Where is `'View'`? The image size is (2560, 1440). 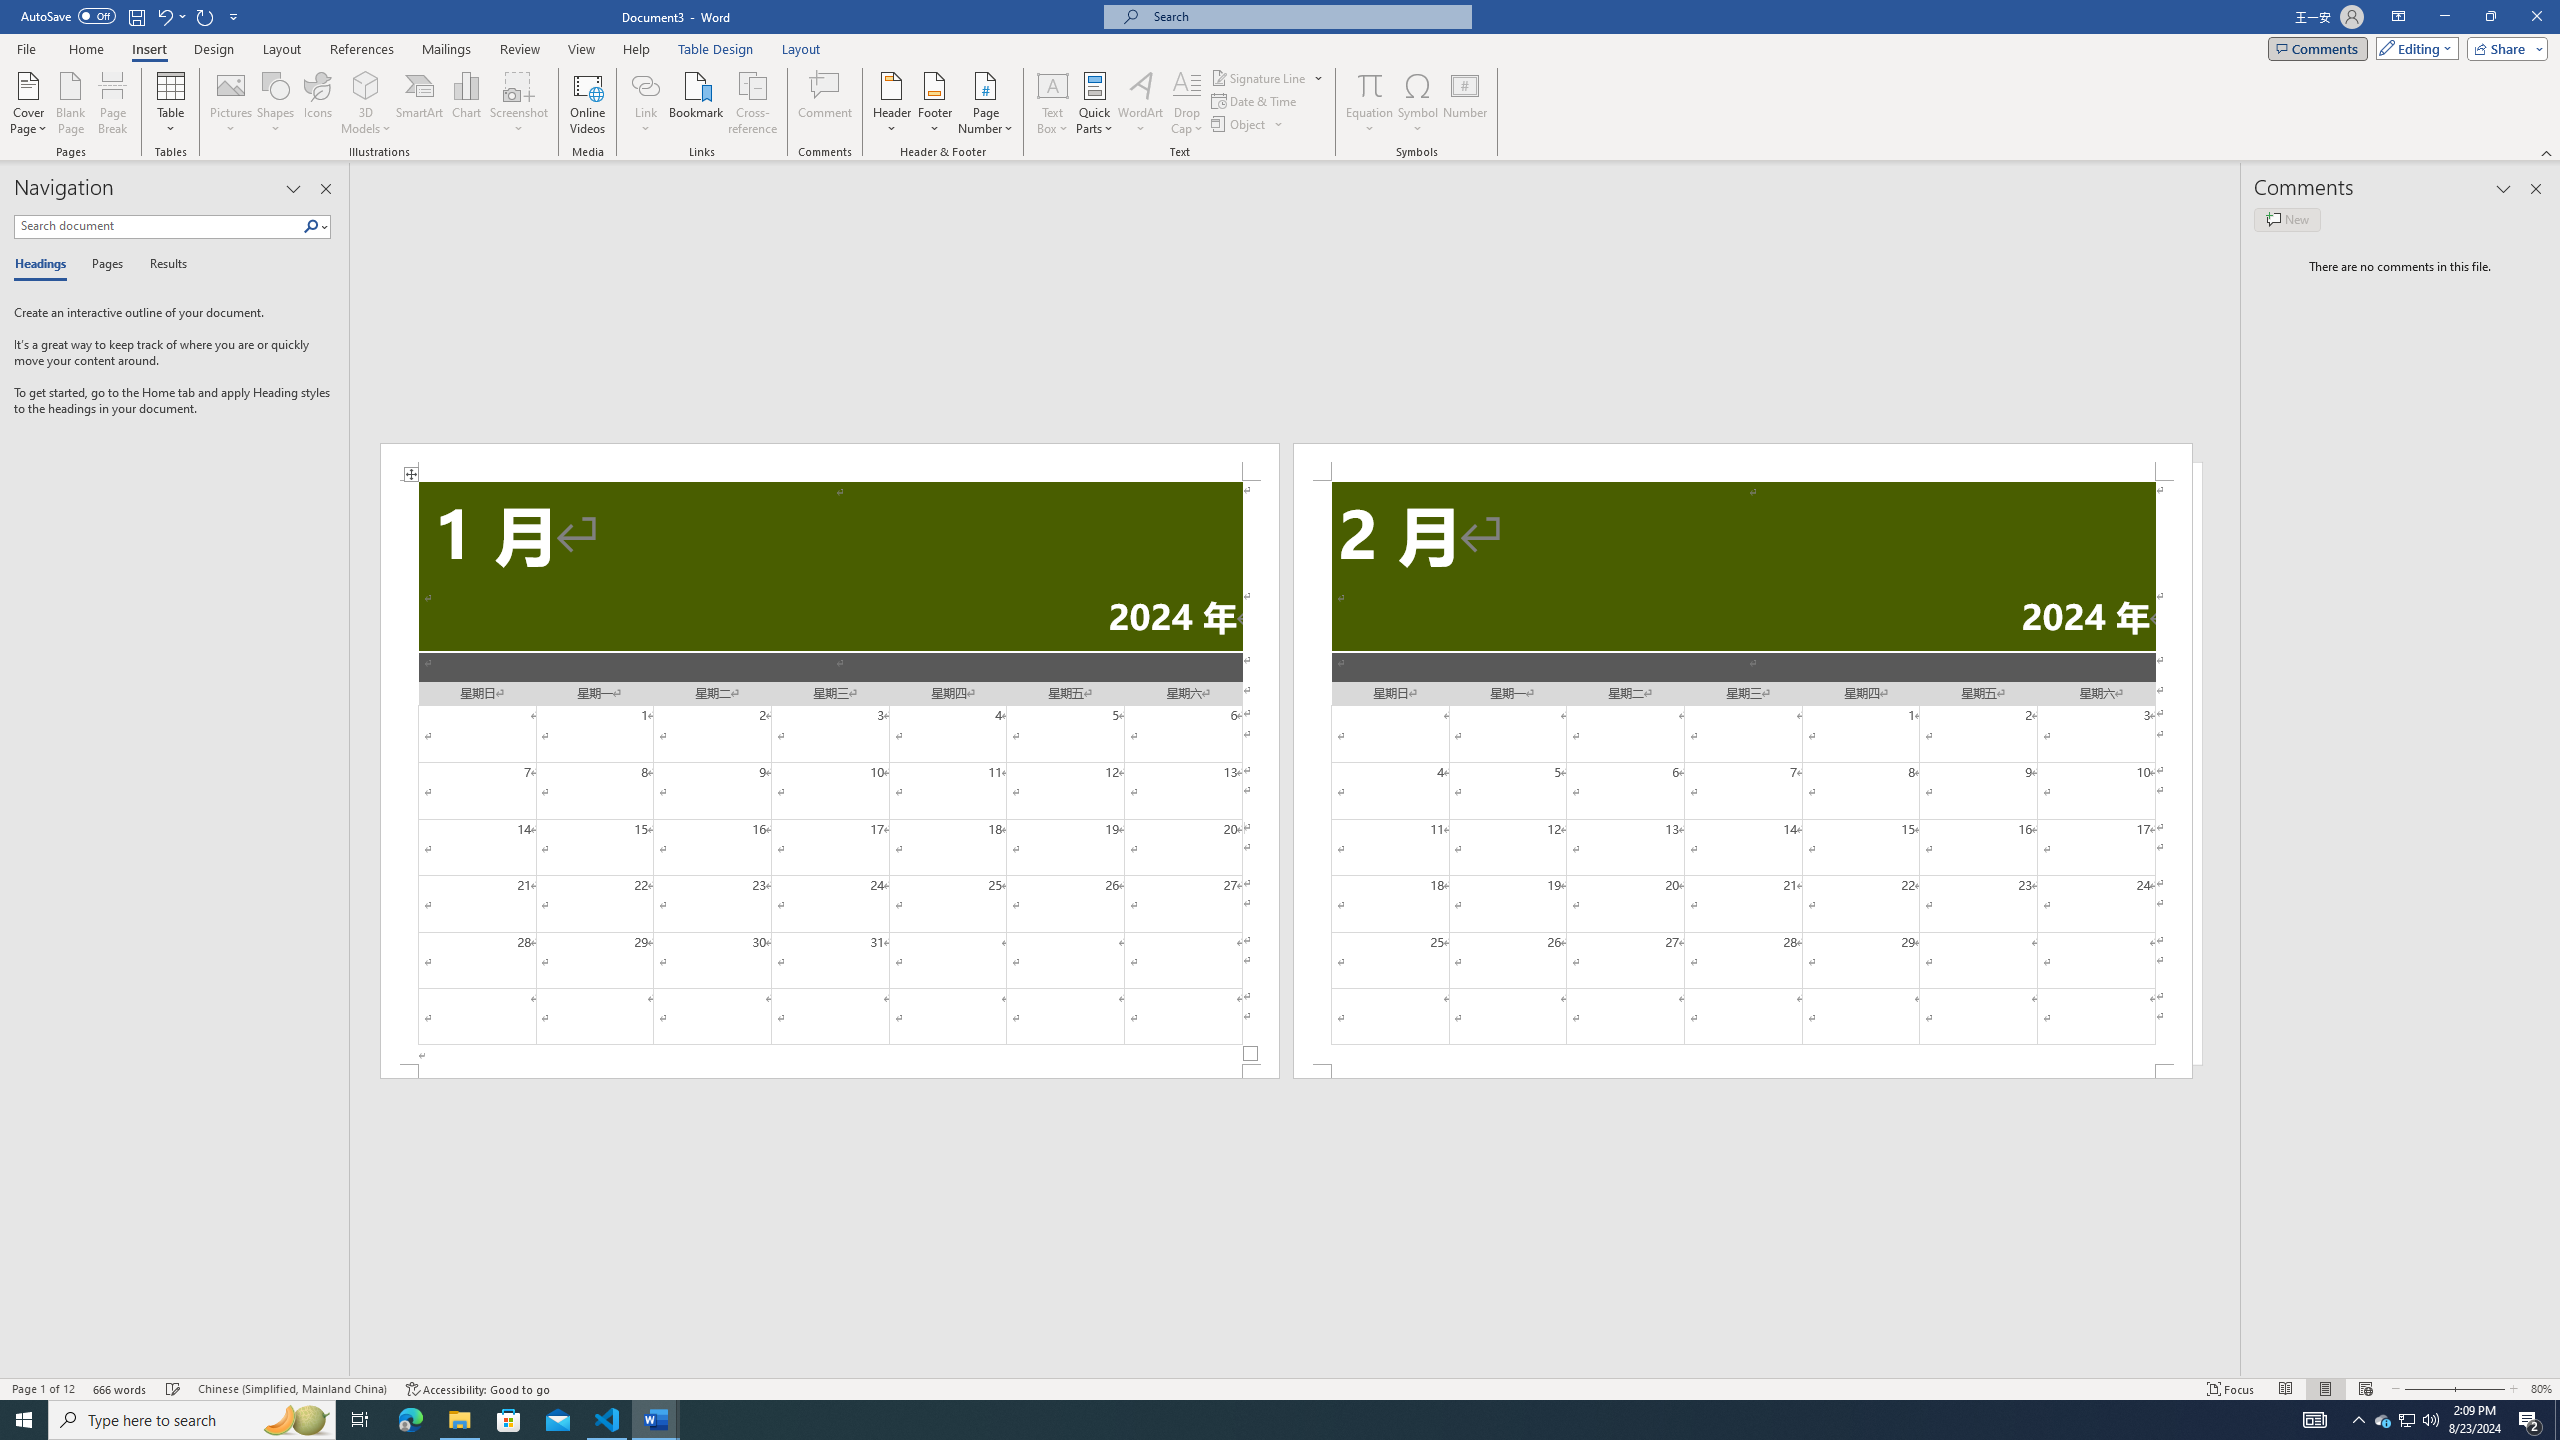
'View' is located at coordinates (582, 49).